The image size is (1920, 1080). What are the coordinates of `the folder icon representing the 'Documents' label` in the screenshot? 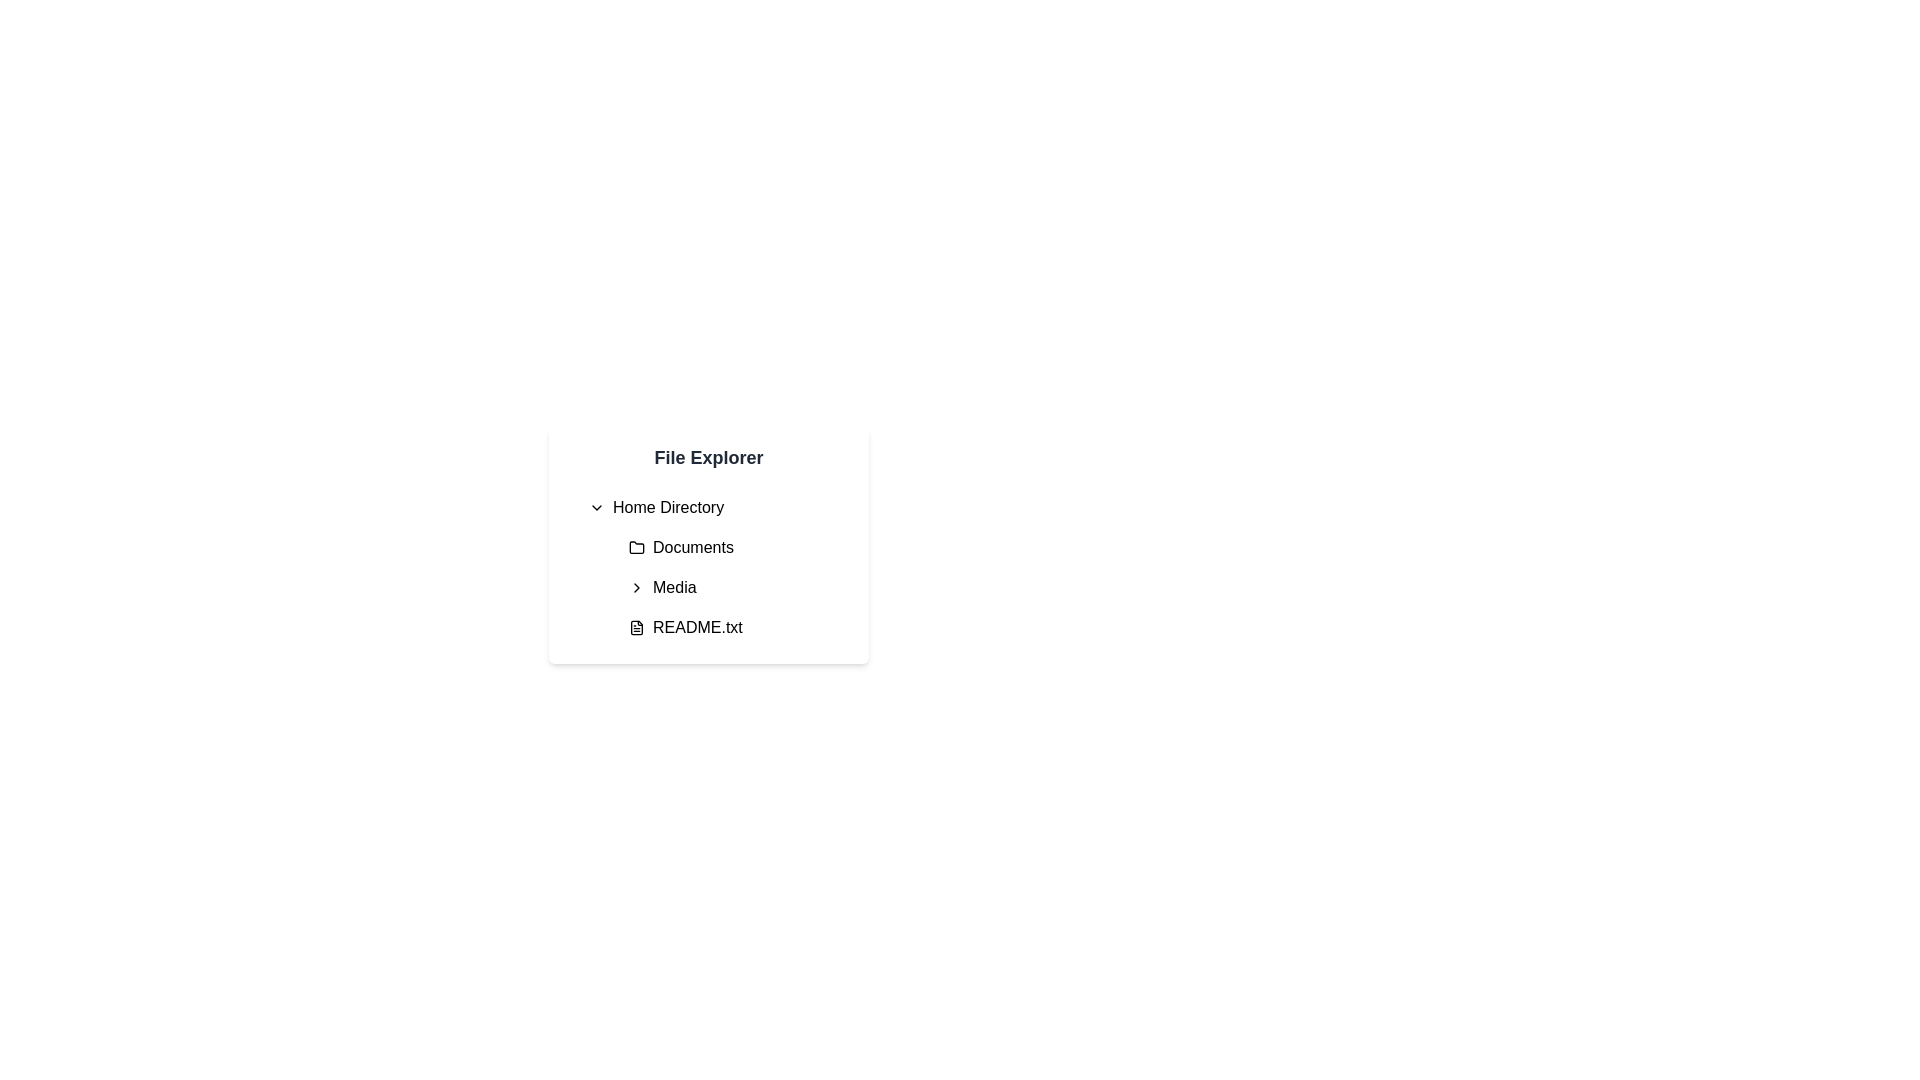 It's located at (636, 547).